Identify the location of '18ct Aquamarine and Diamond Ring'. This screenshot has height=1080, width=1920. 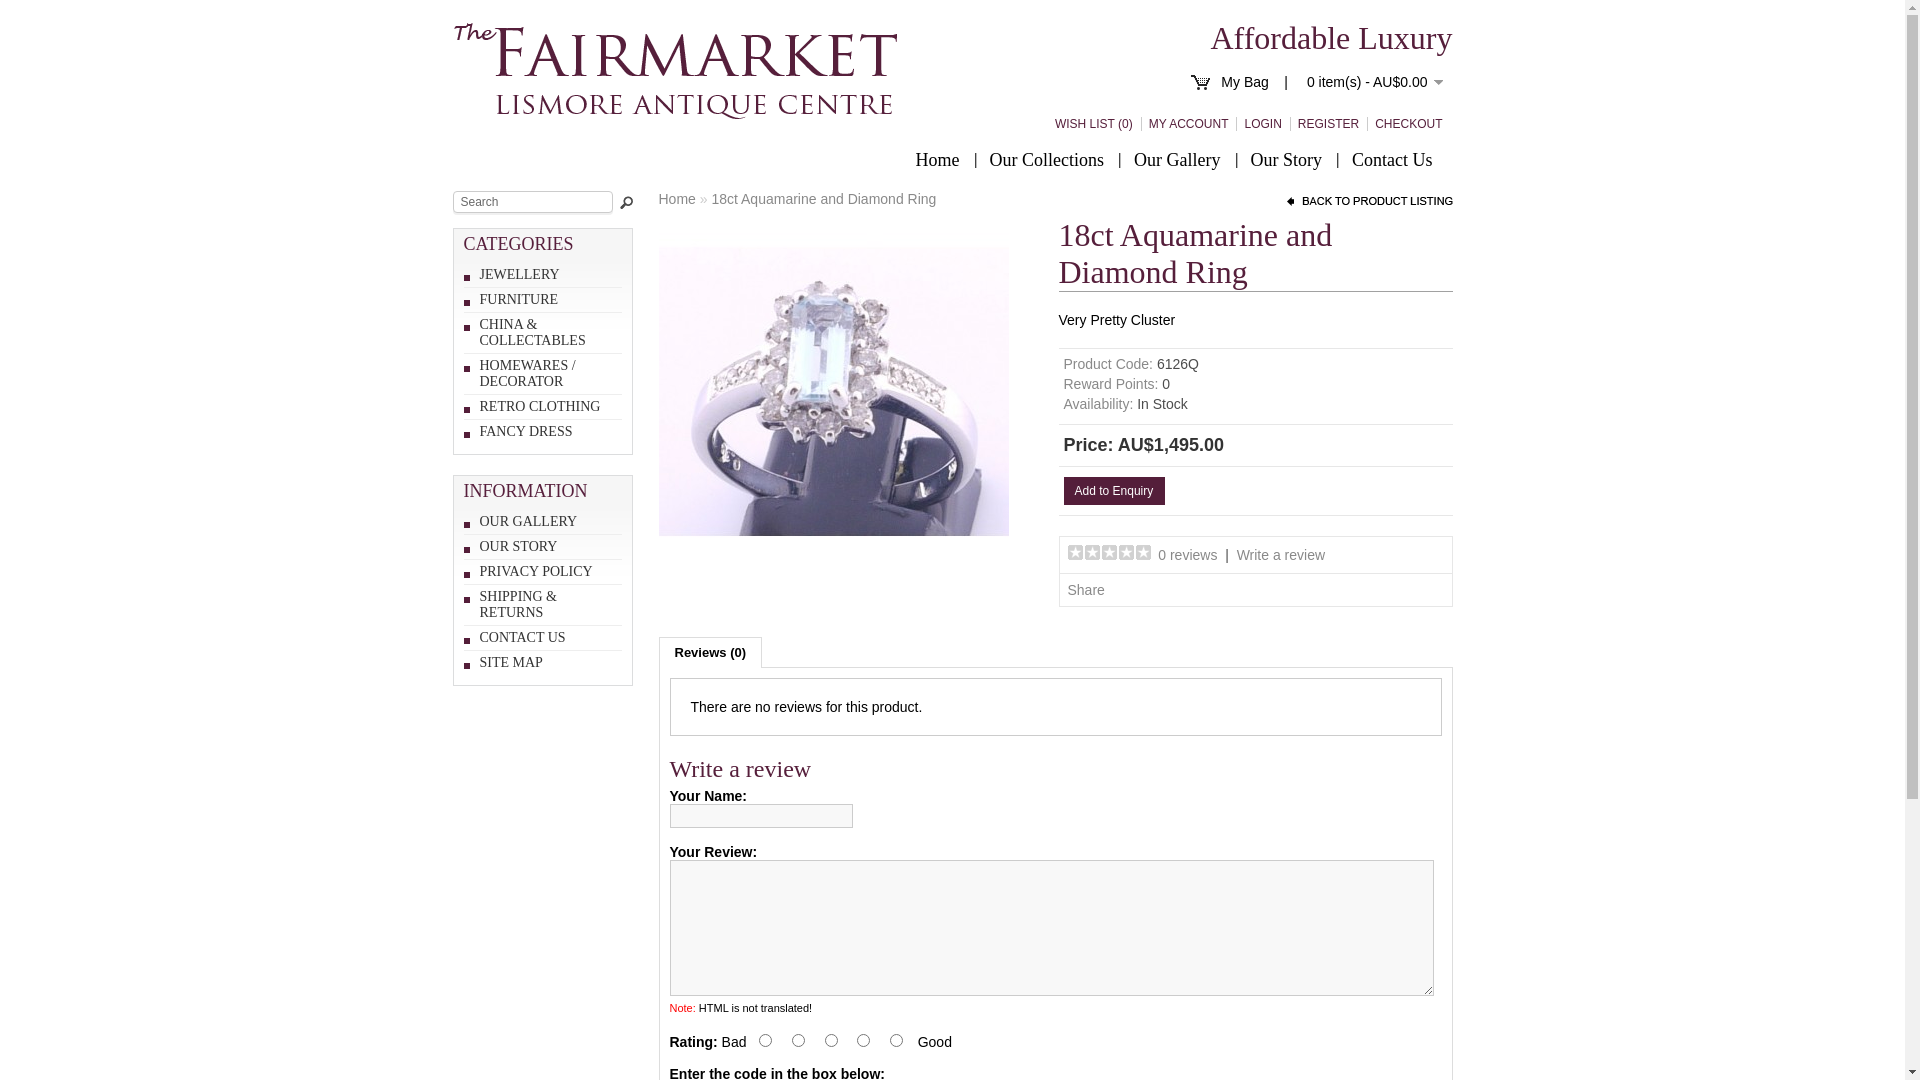
(833, 562).